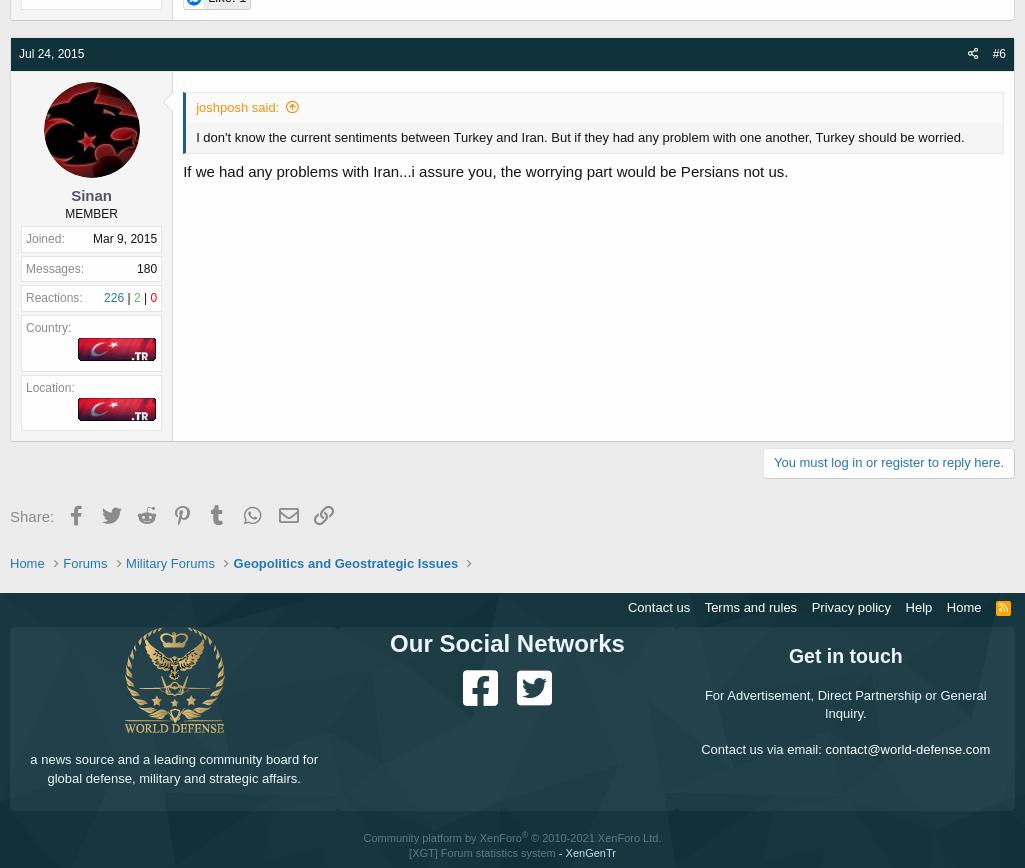  Describe the element at coordinates (408, 852) in the screenshot. I see `'[XGT] Forum statistics system'` at that location.